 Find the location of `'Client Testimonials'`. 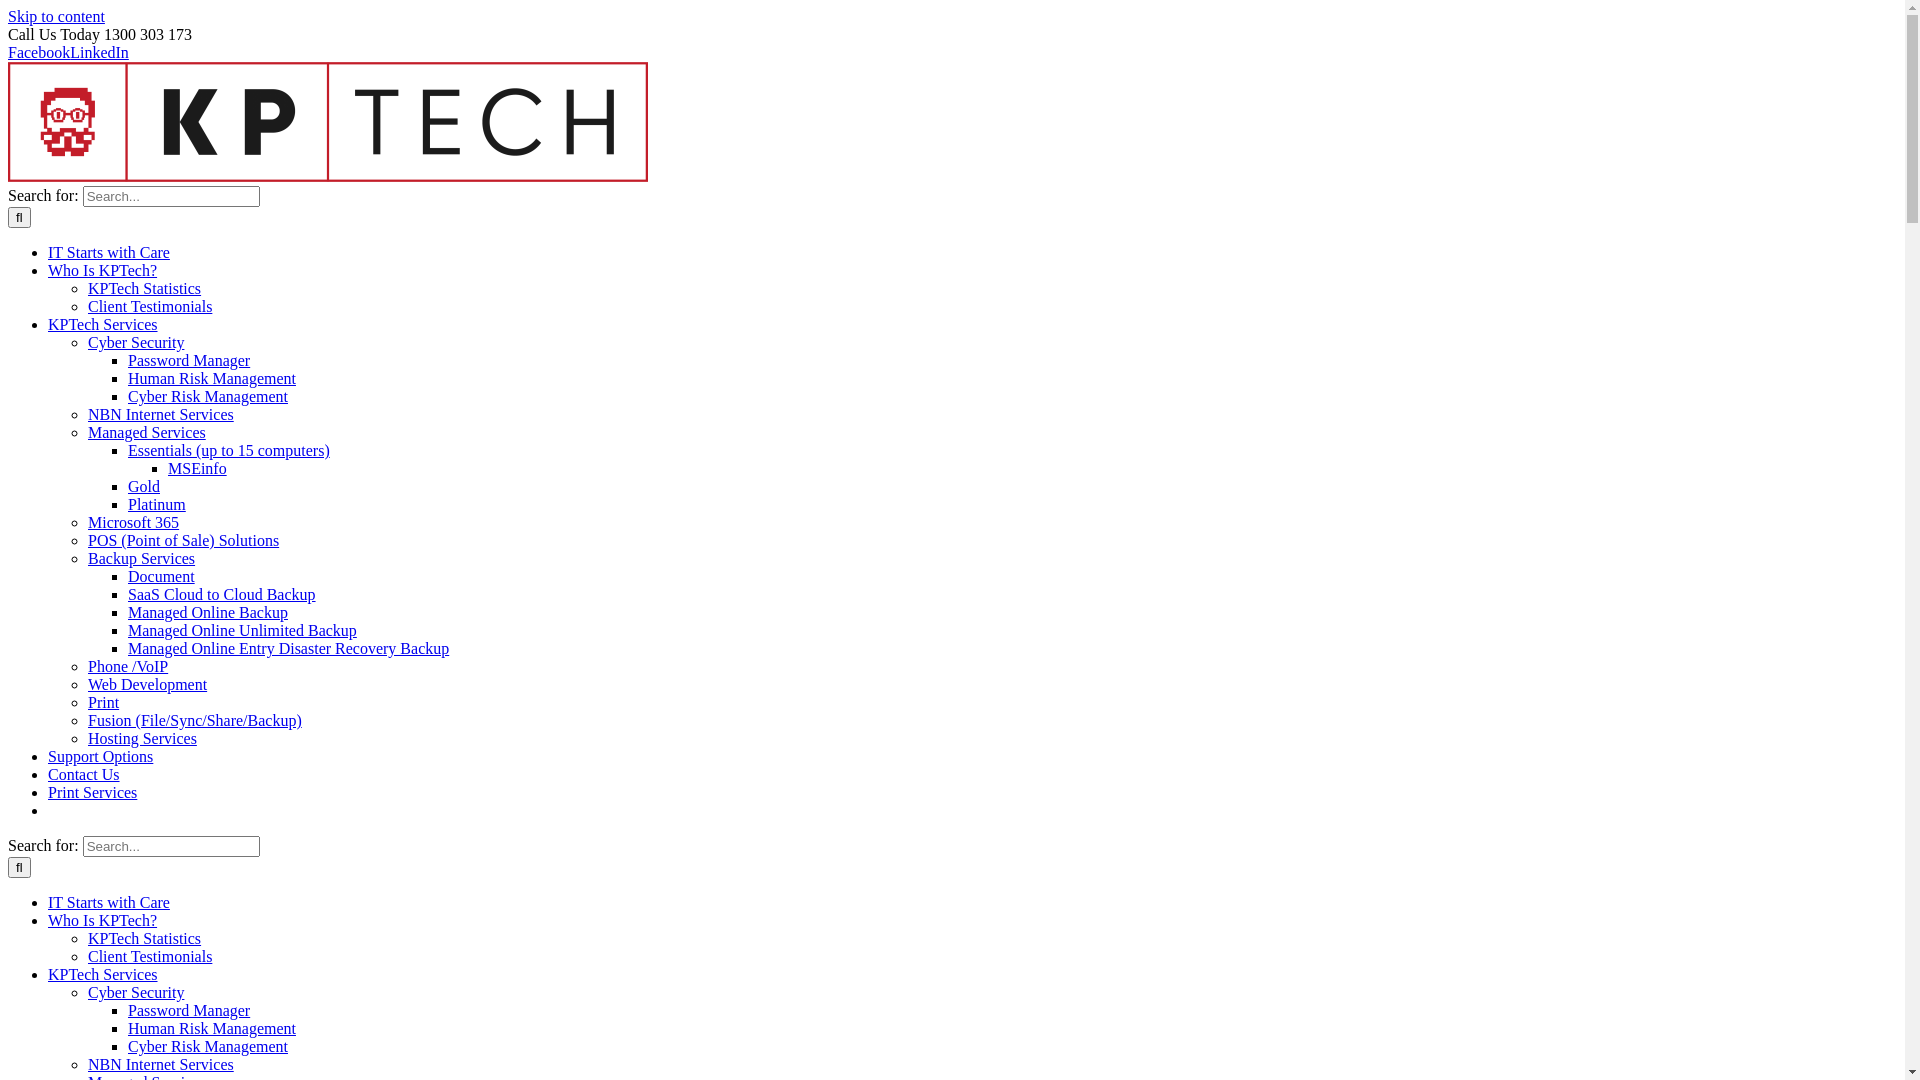

'Client Testimonials' is located at coordinates (148, 306).